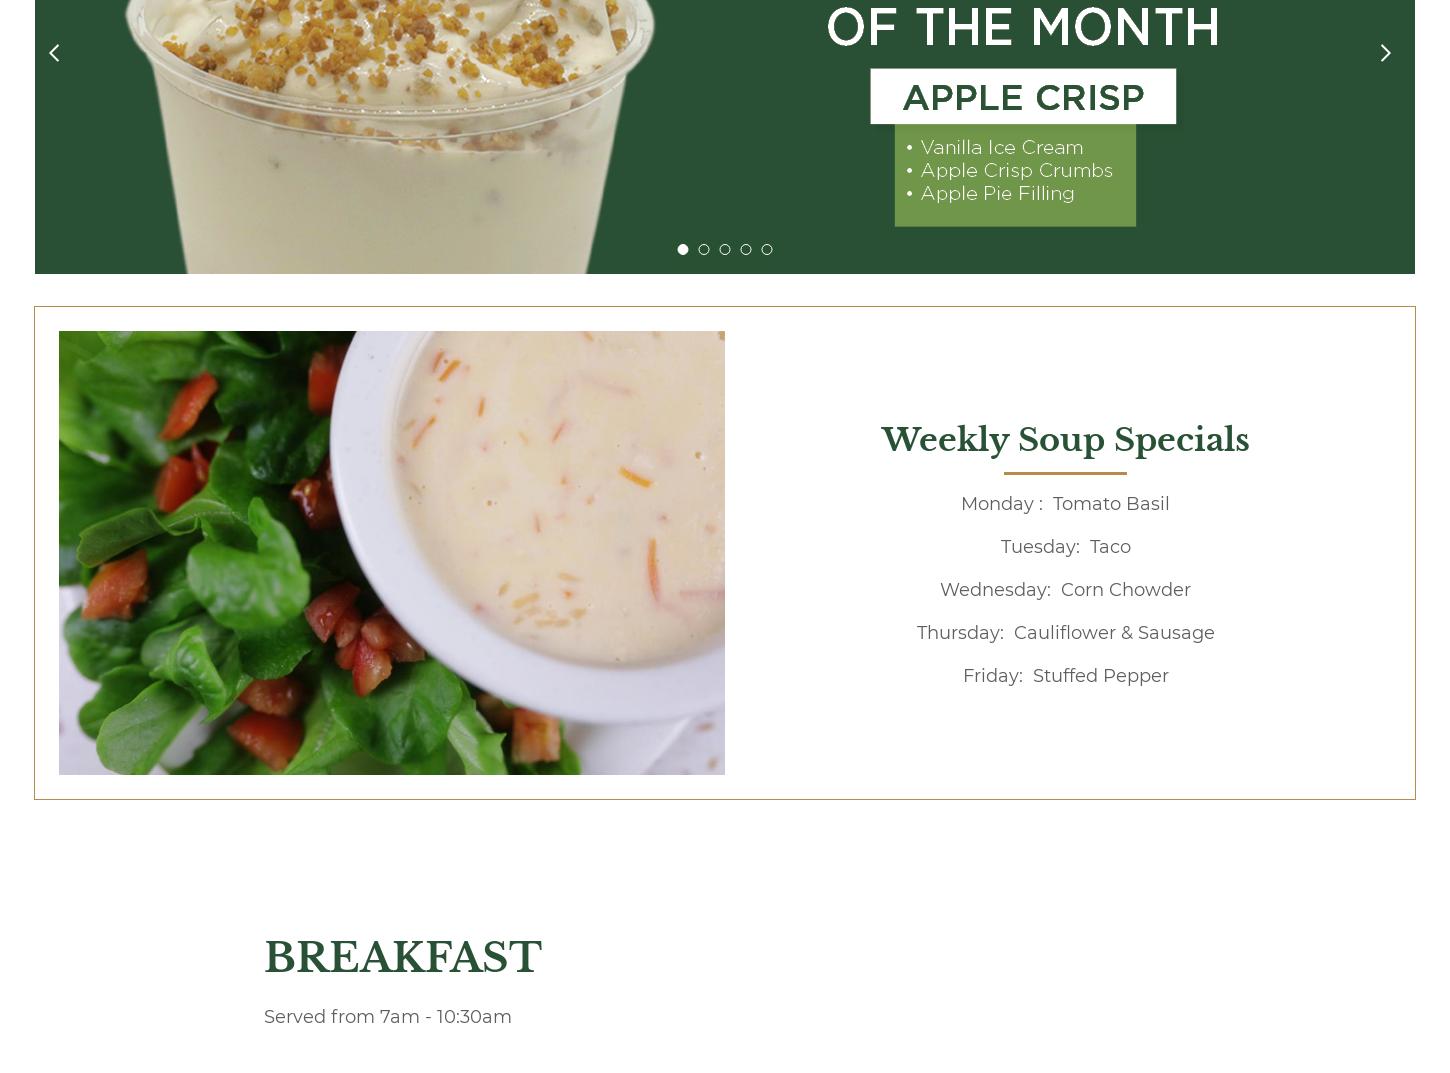 The width and height of the screenshot is (1450, 1073). What do you see at coordinates (971, 556) in the screenshot?
I see `'Help Center'` at bounding box center [971, 556].